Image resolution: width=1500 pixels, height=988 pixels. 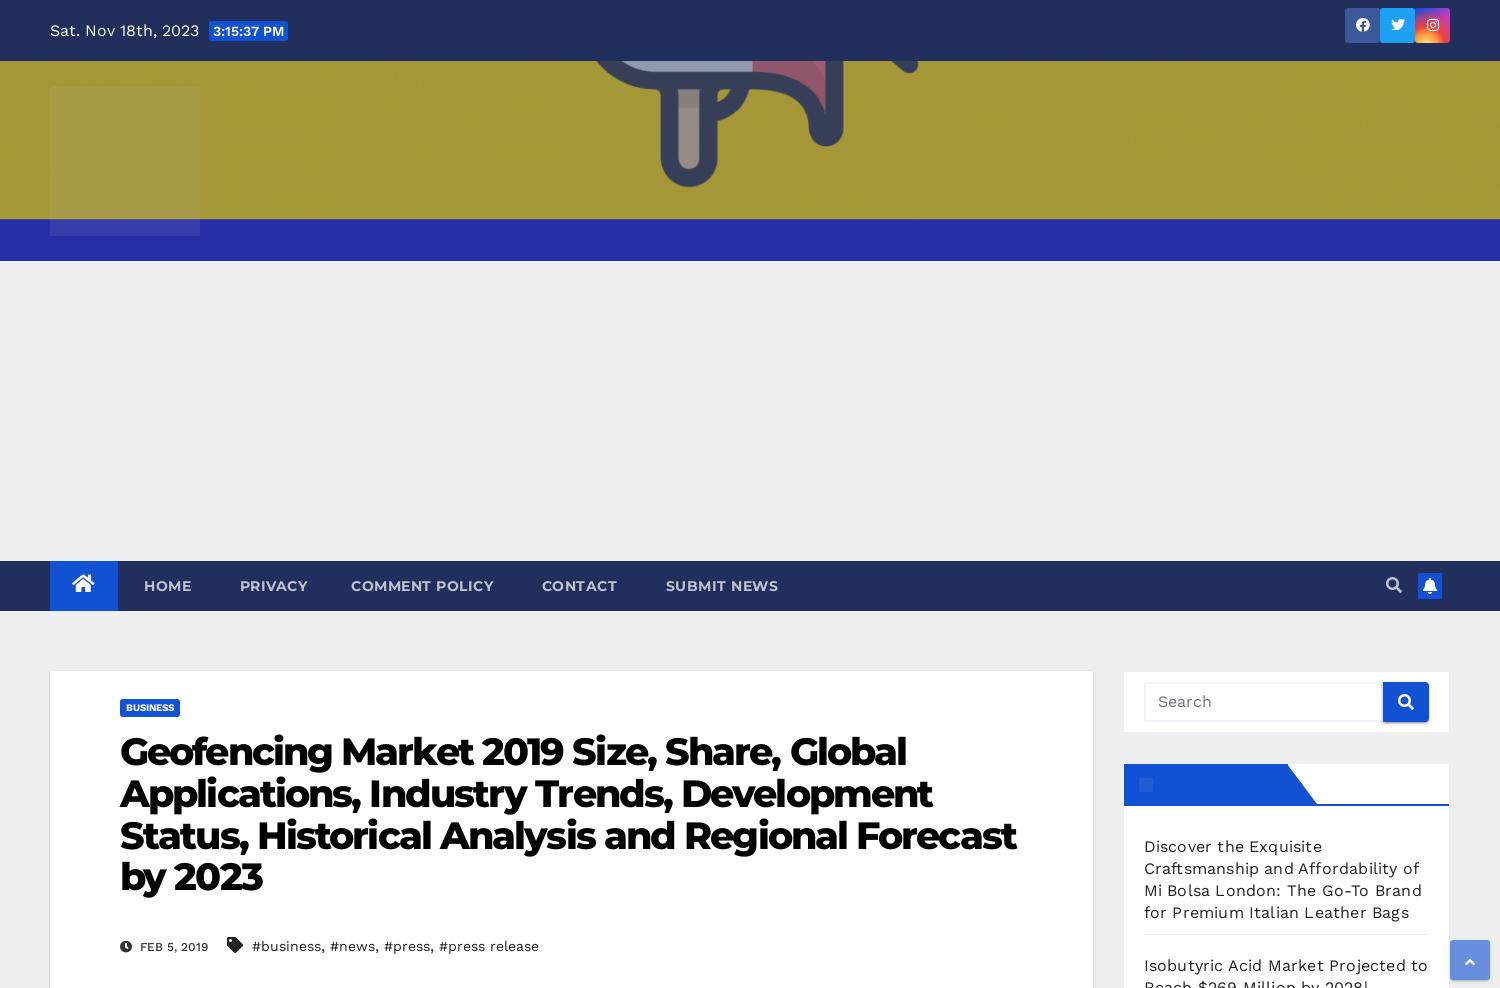 I want to click on 'Business', so click(x=150, y=707).